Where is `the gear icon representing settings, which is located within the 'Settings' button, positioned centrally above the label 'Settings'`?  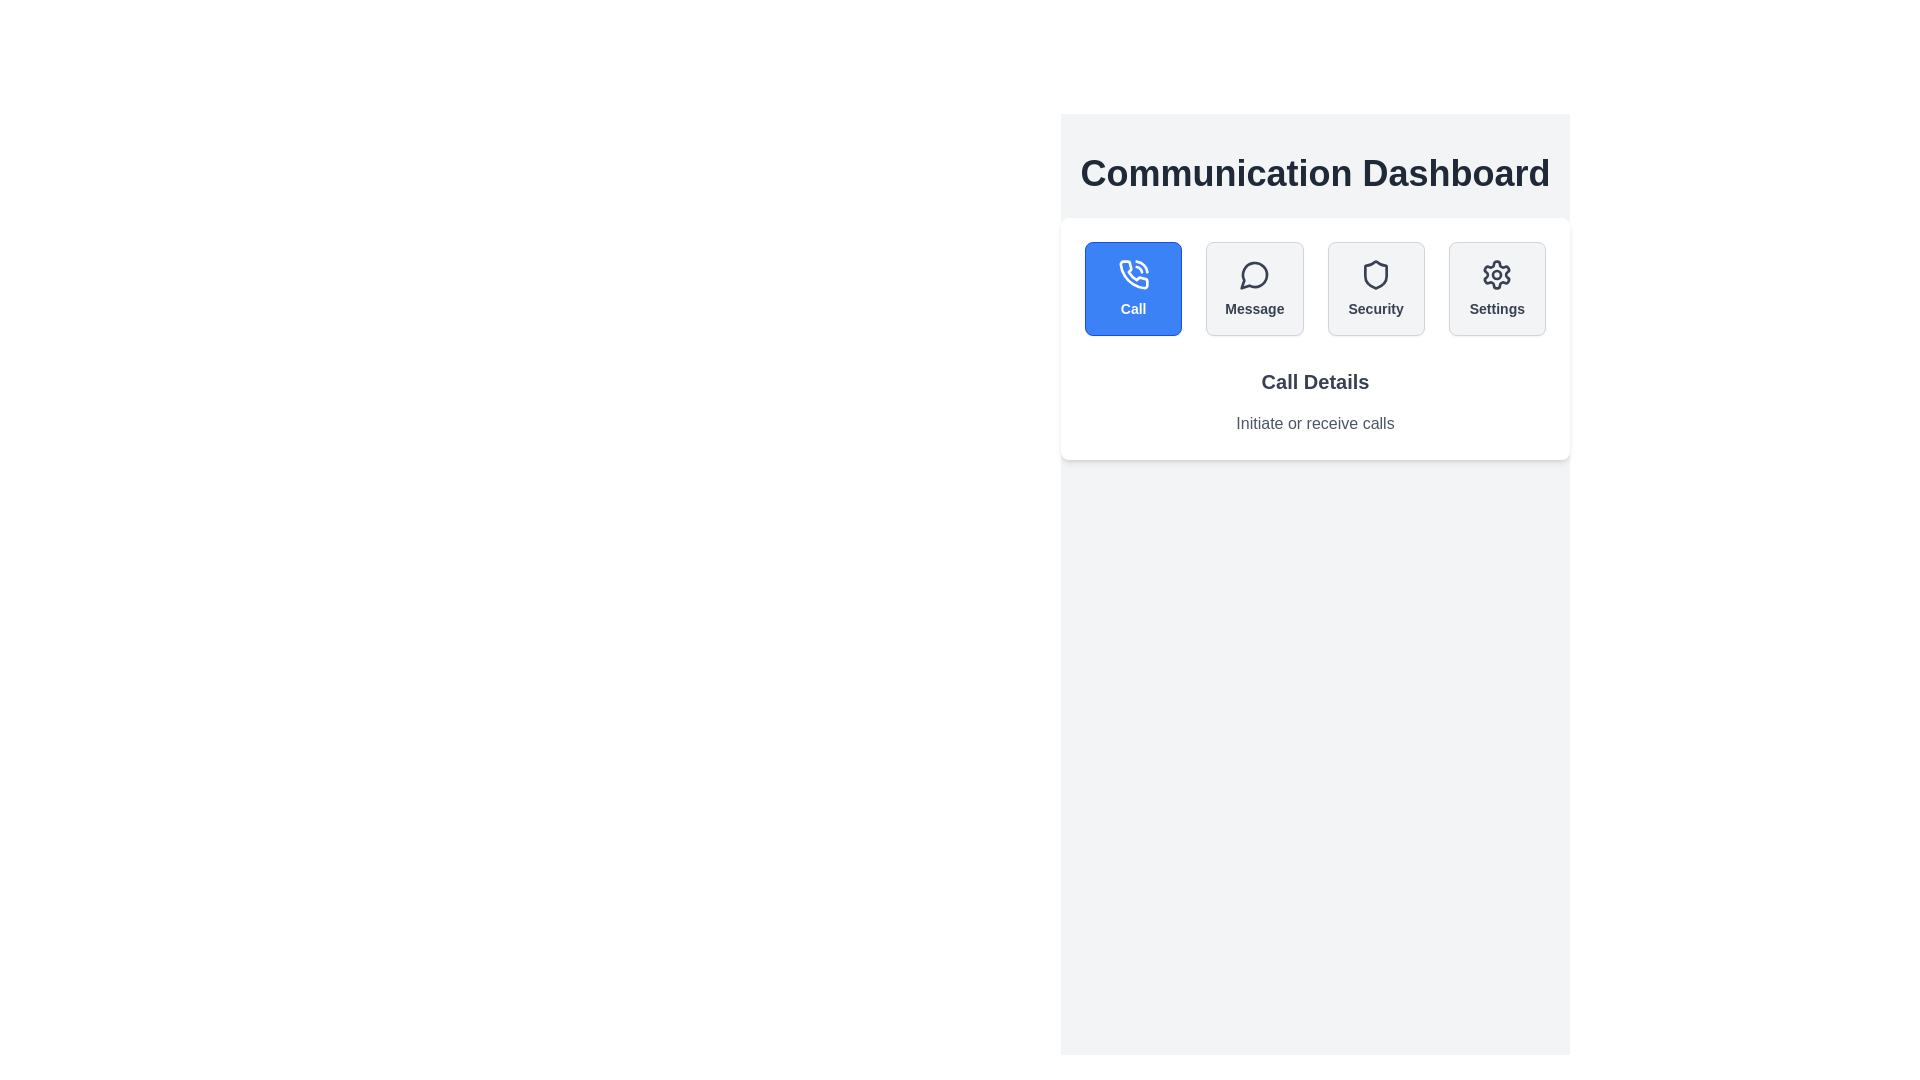 the gear icon representing settings, which is located within the 'Settings' button, positioned centrally above the label 'Settings' is located at coordinates (1497, 274).